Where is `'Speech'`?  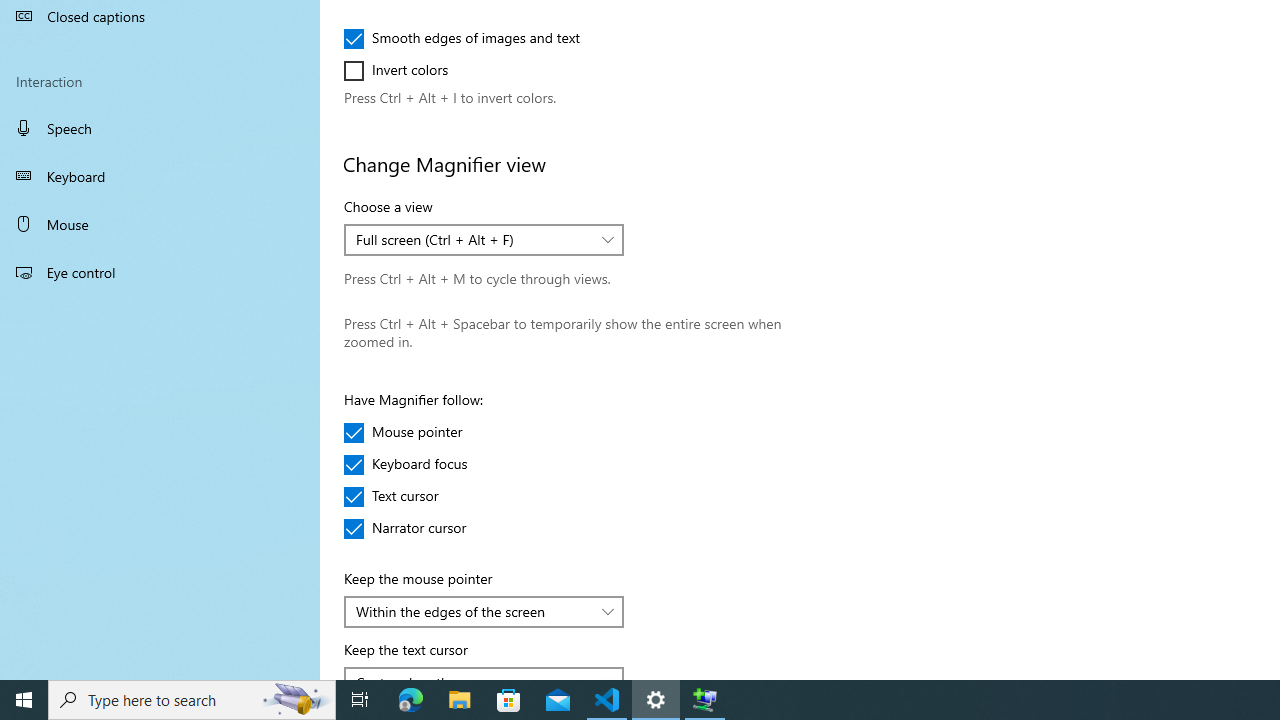
'Speech' is located at coordinates (160, 127).